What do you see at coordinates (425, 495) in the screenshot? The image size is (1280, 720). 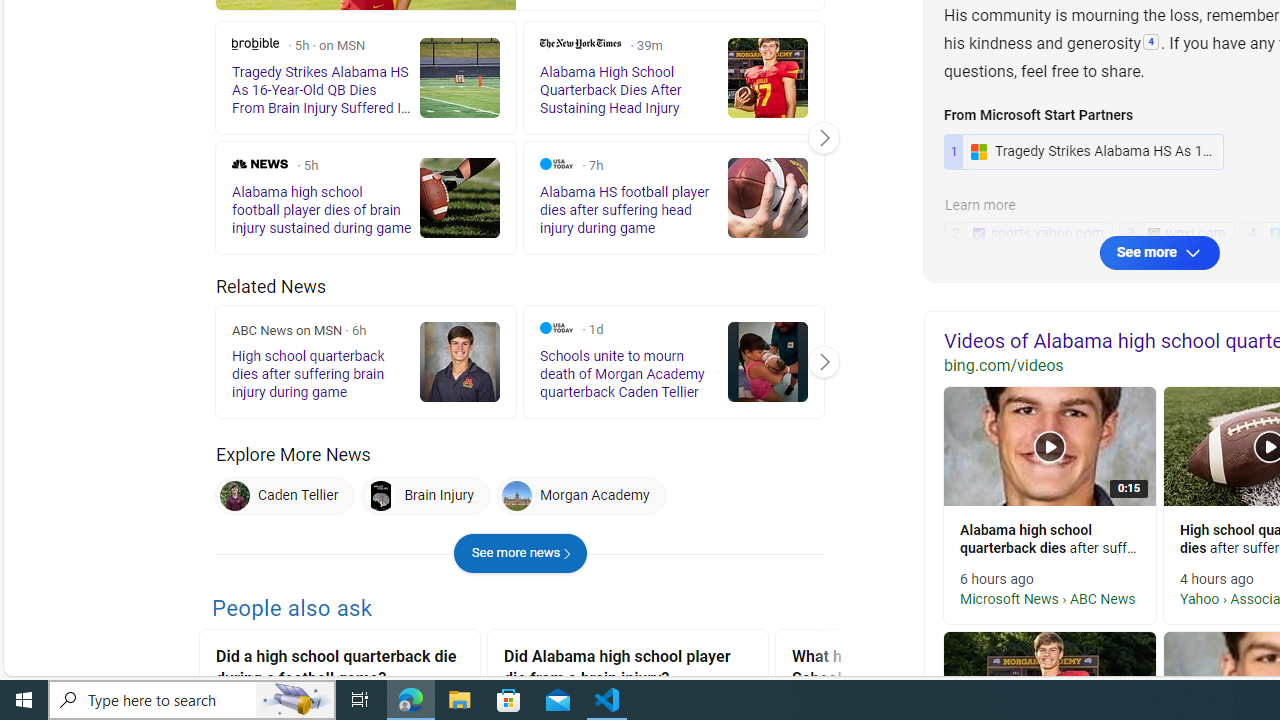 I see `'Brain Injury Brain Injury'` at bounding box center [425, 495].